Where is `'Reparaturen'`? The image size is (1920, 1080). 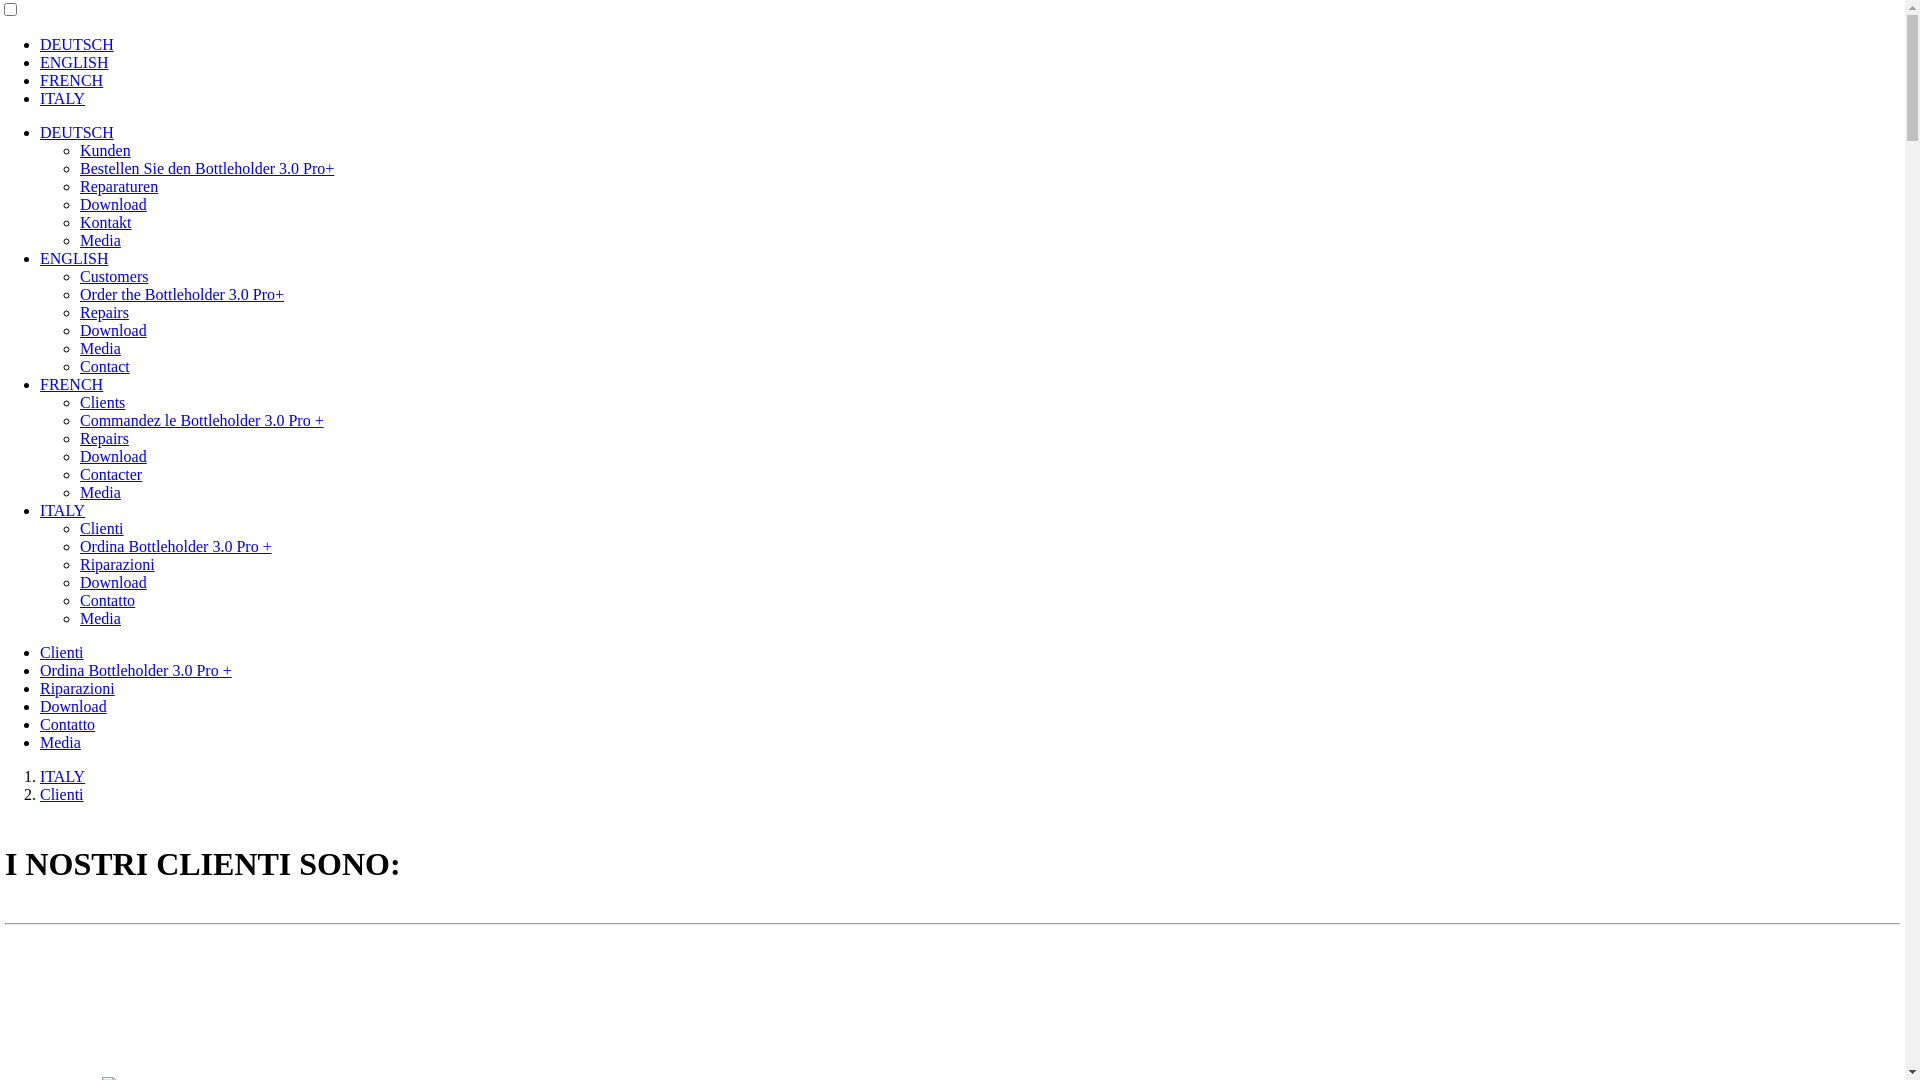 'Reparaturen' is located at coordinates (118, 186).